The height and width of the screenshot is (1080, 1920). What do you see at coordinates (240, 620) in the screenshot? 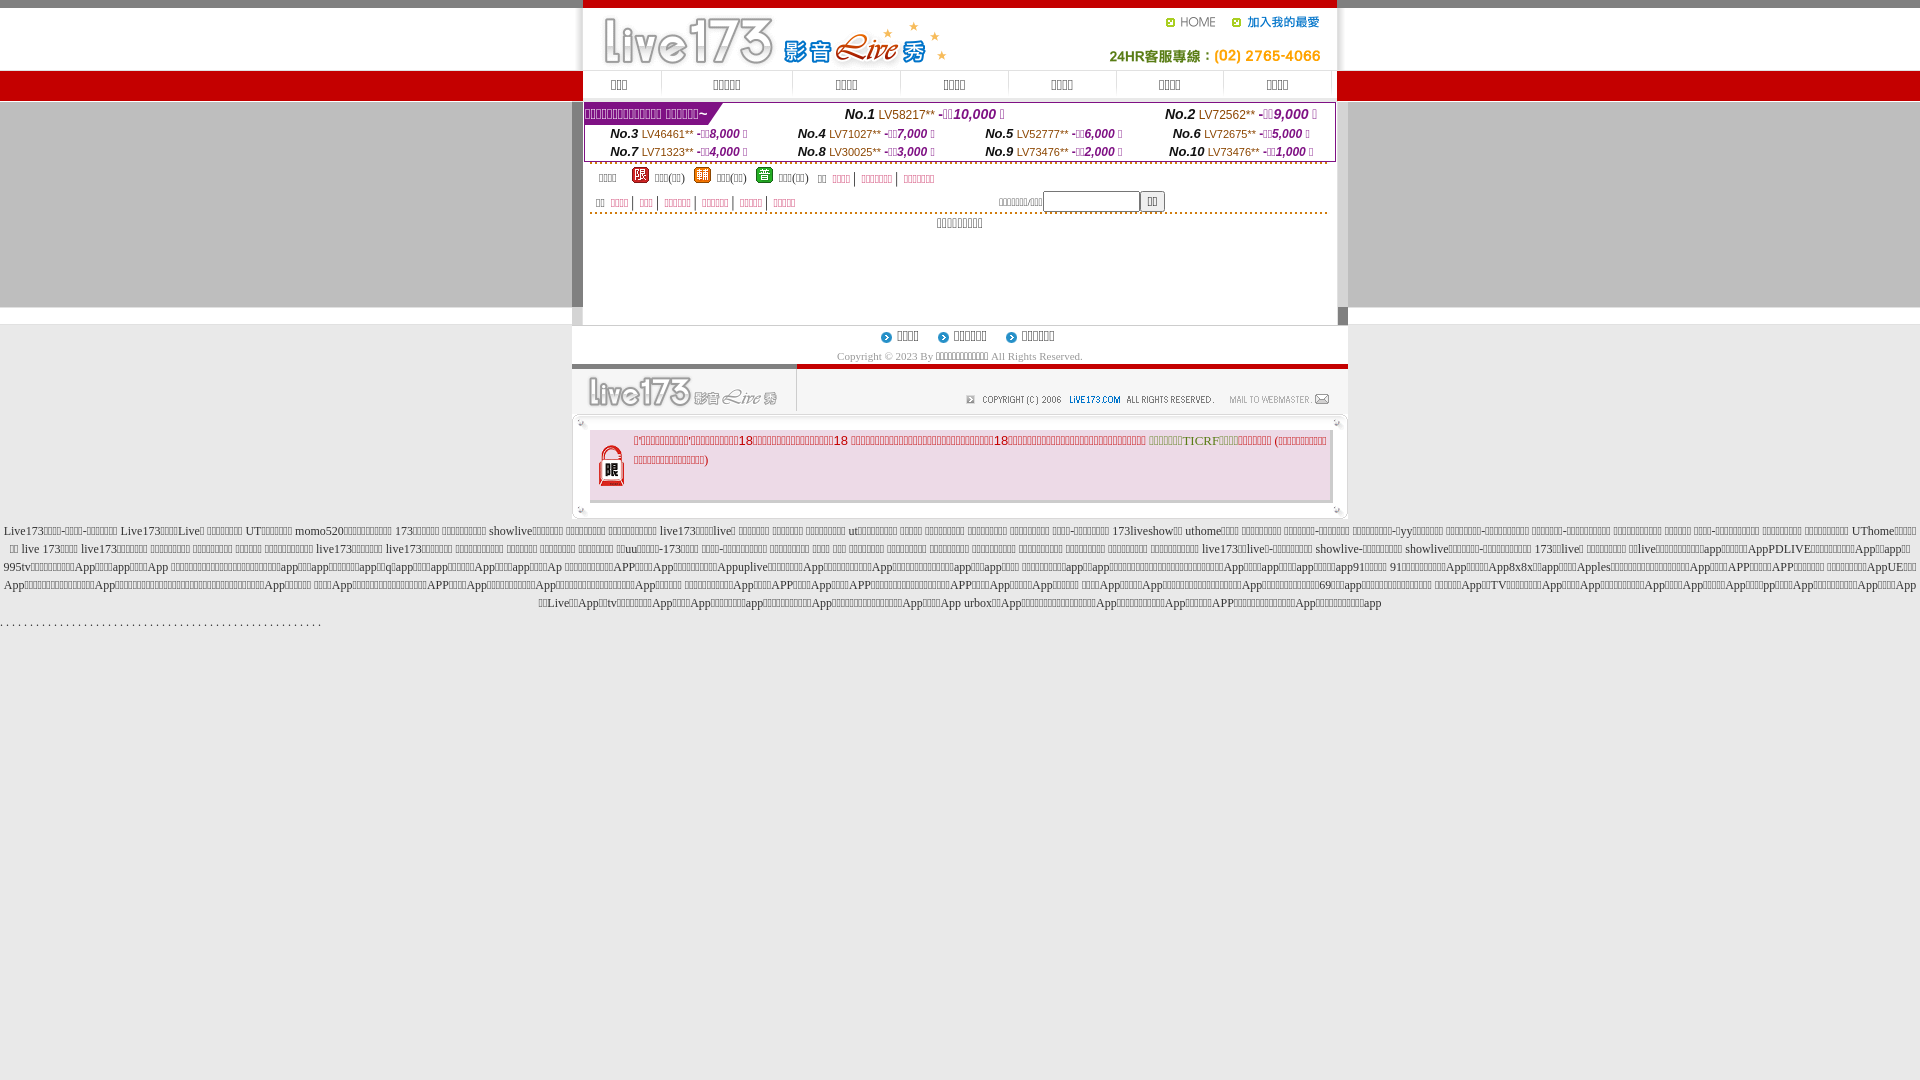
I see `'.'` at bounding box center [240, 620].